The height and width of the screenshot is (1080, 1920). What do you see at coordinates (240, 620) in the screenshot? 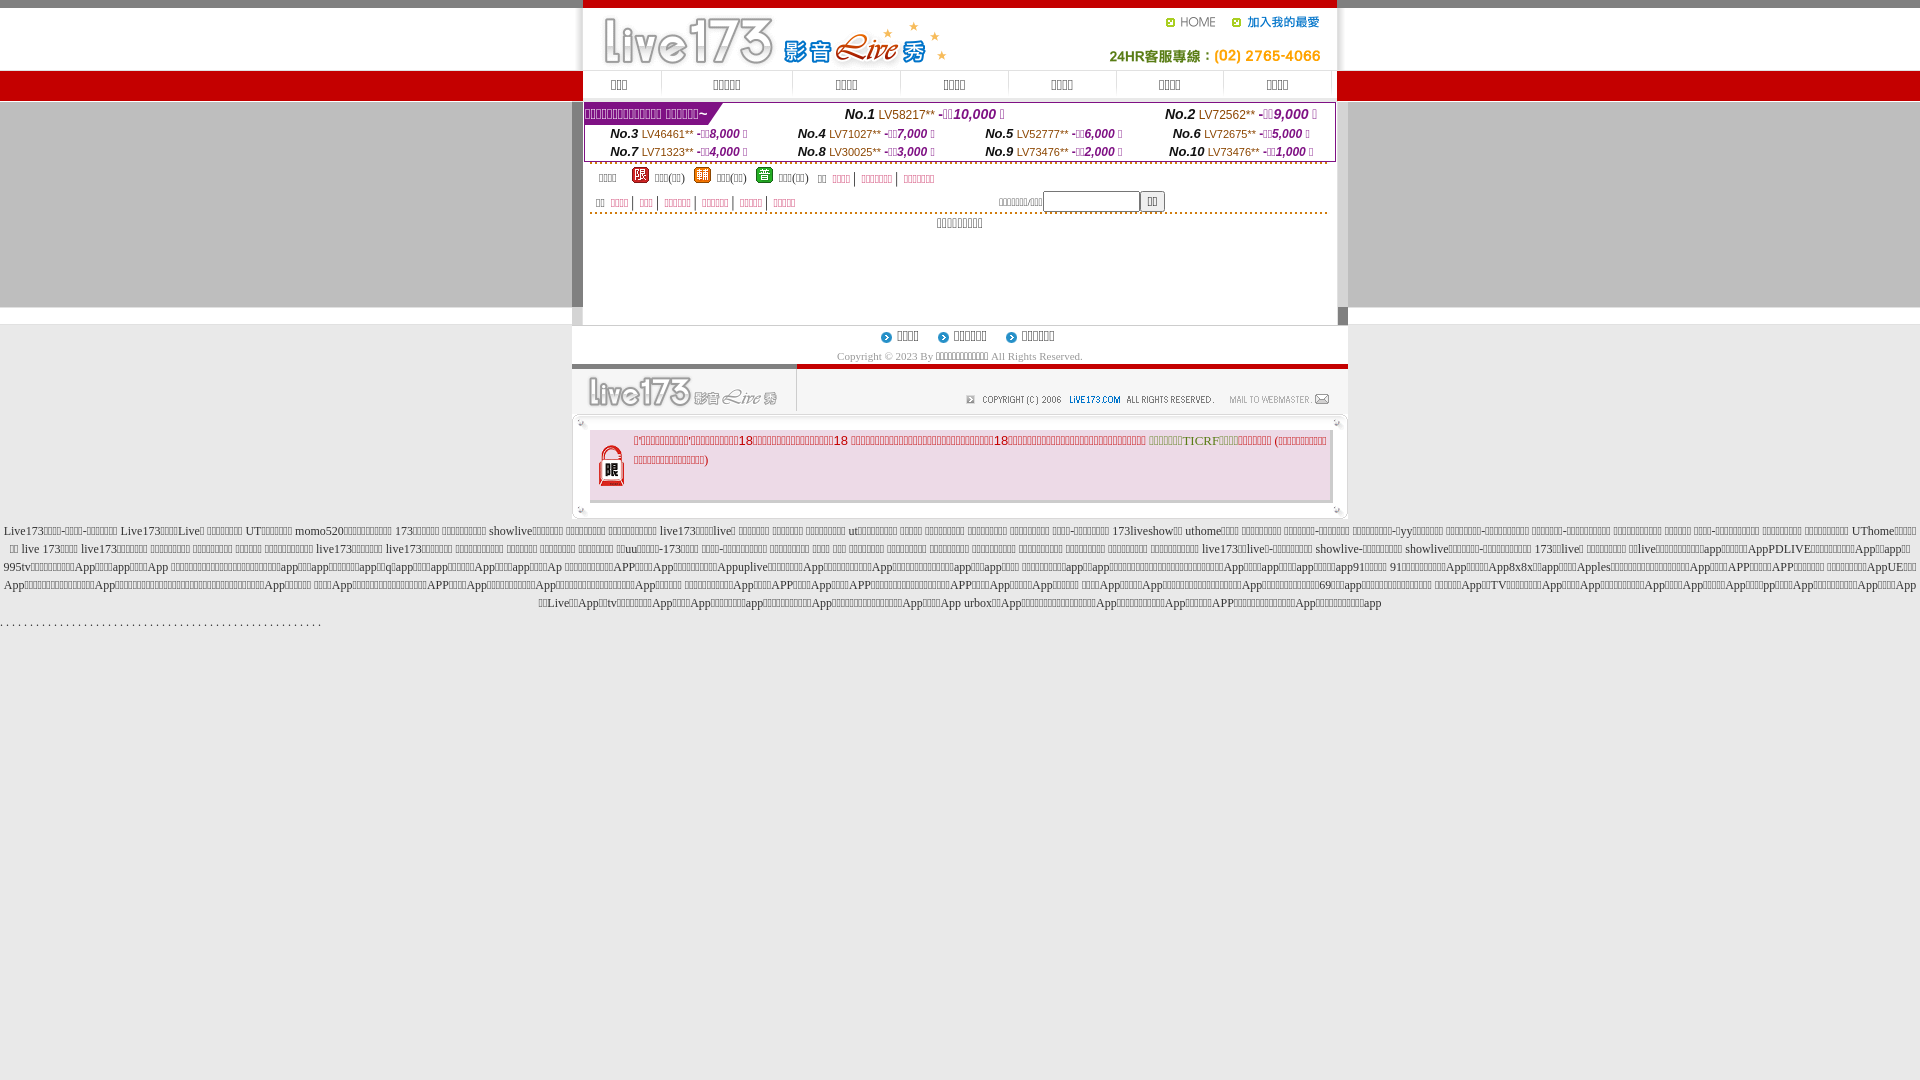
I see `'.'` at bounding box center [240, 620].